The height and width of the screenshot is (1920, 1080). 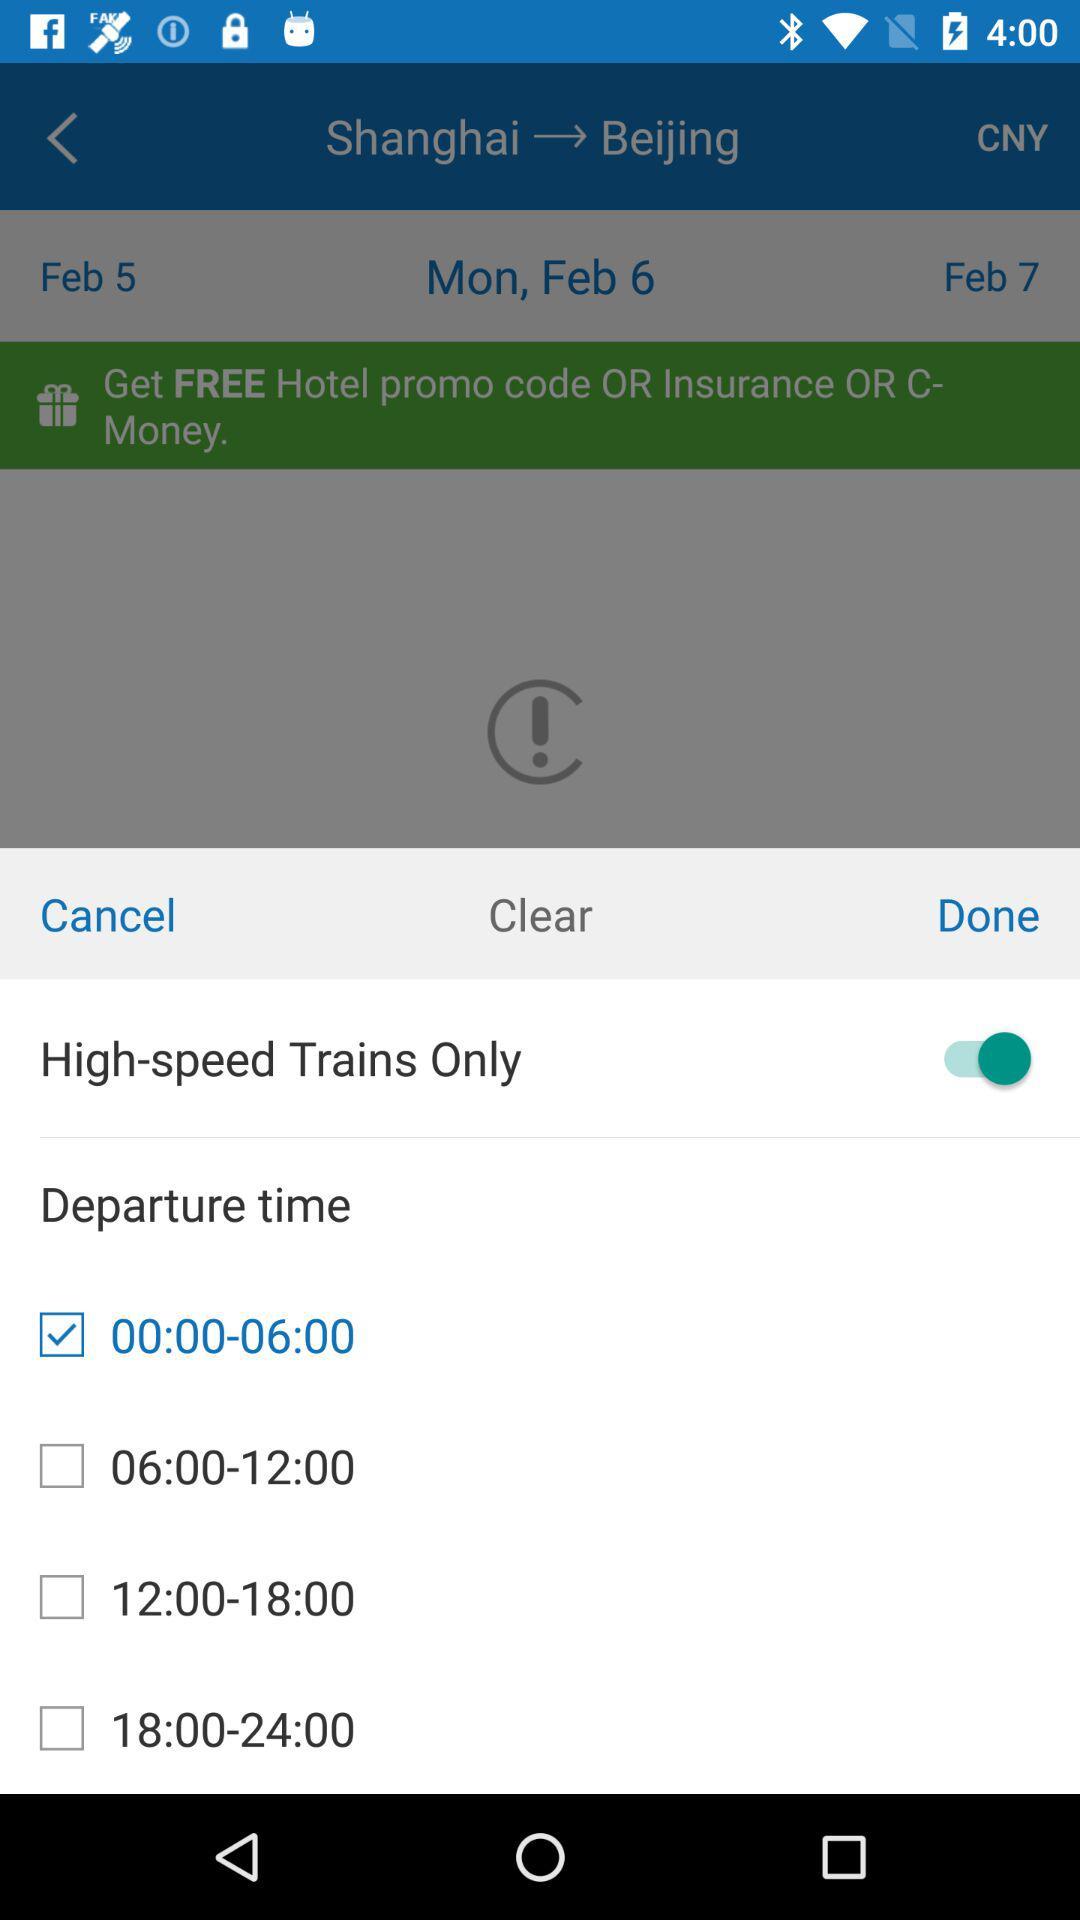 I want to click on item next to the clear item, so click(x=898, y=912).